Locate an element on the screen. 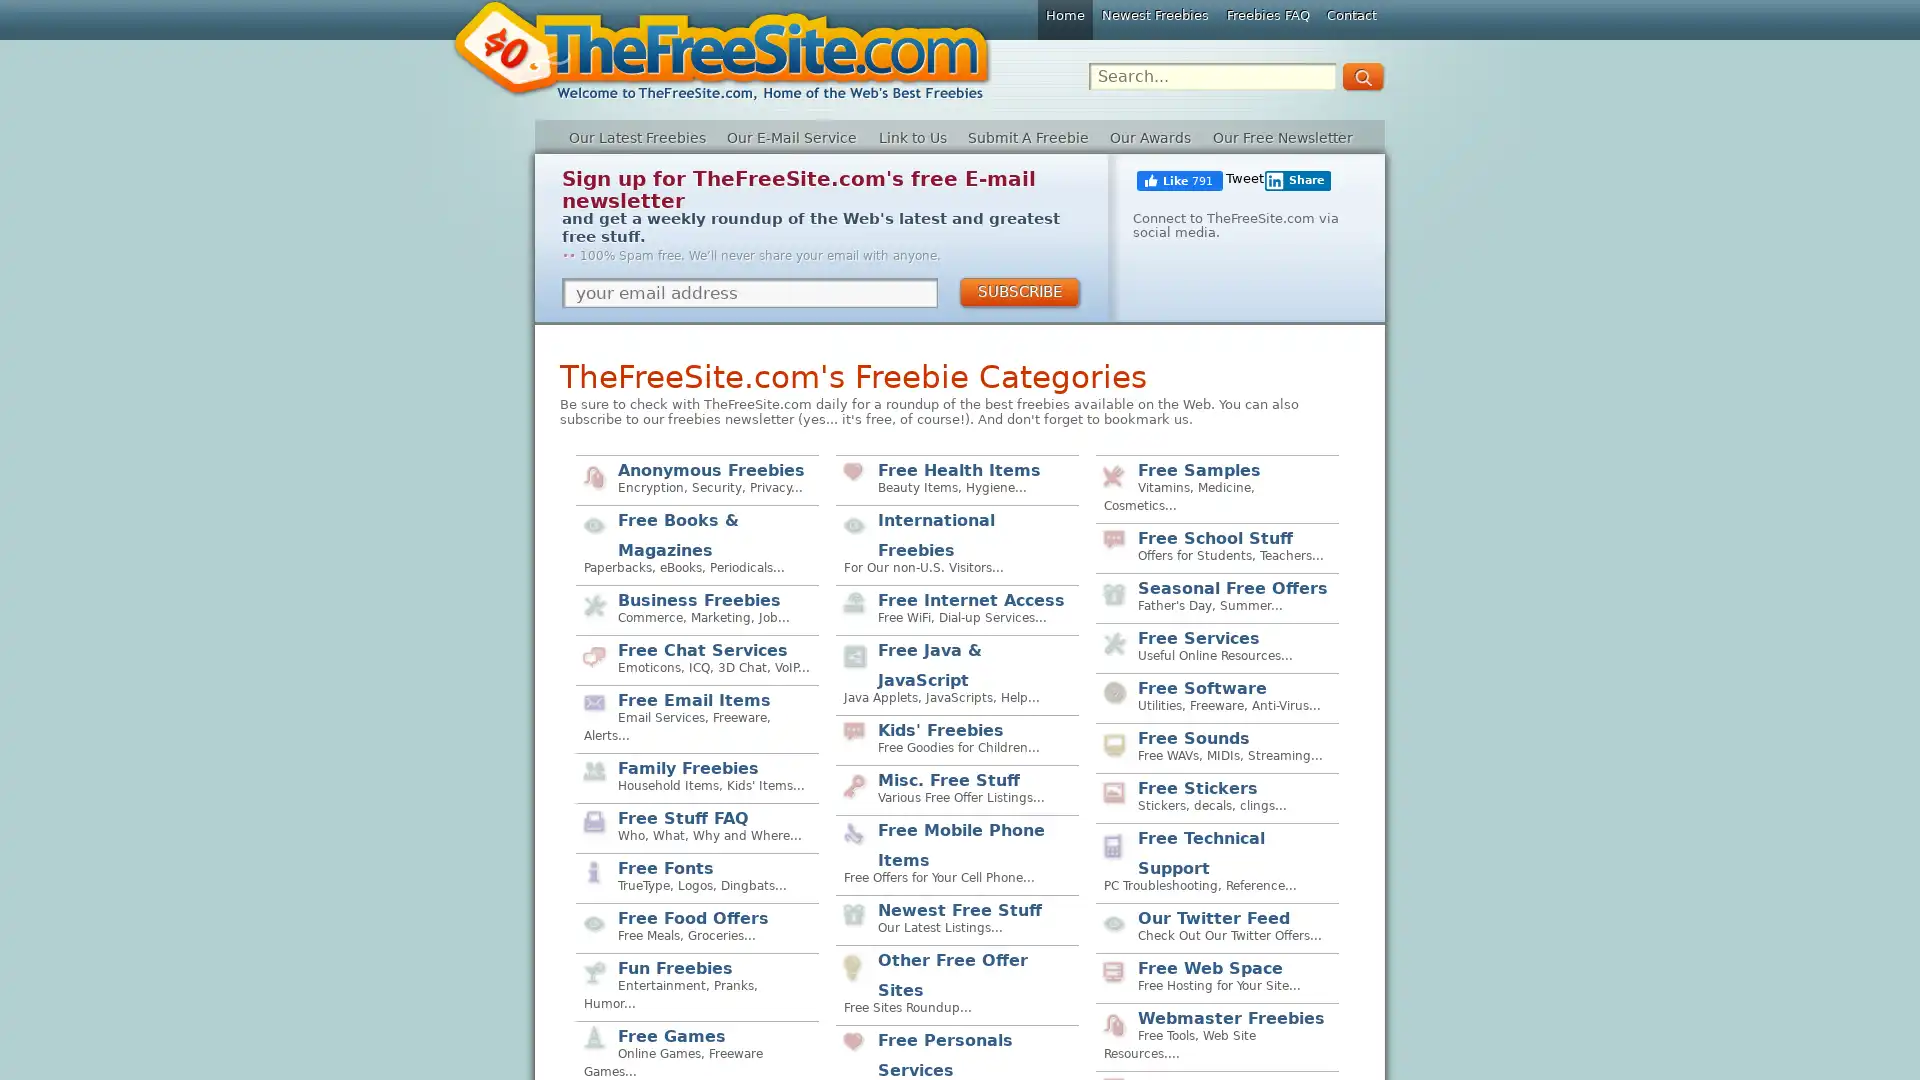  SUBSCRIBE is located at coordinates (1019, 292).